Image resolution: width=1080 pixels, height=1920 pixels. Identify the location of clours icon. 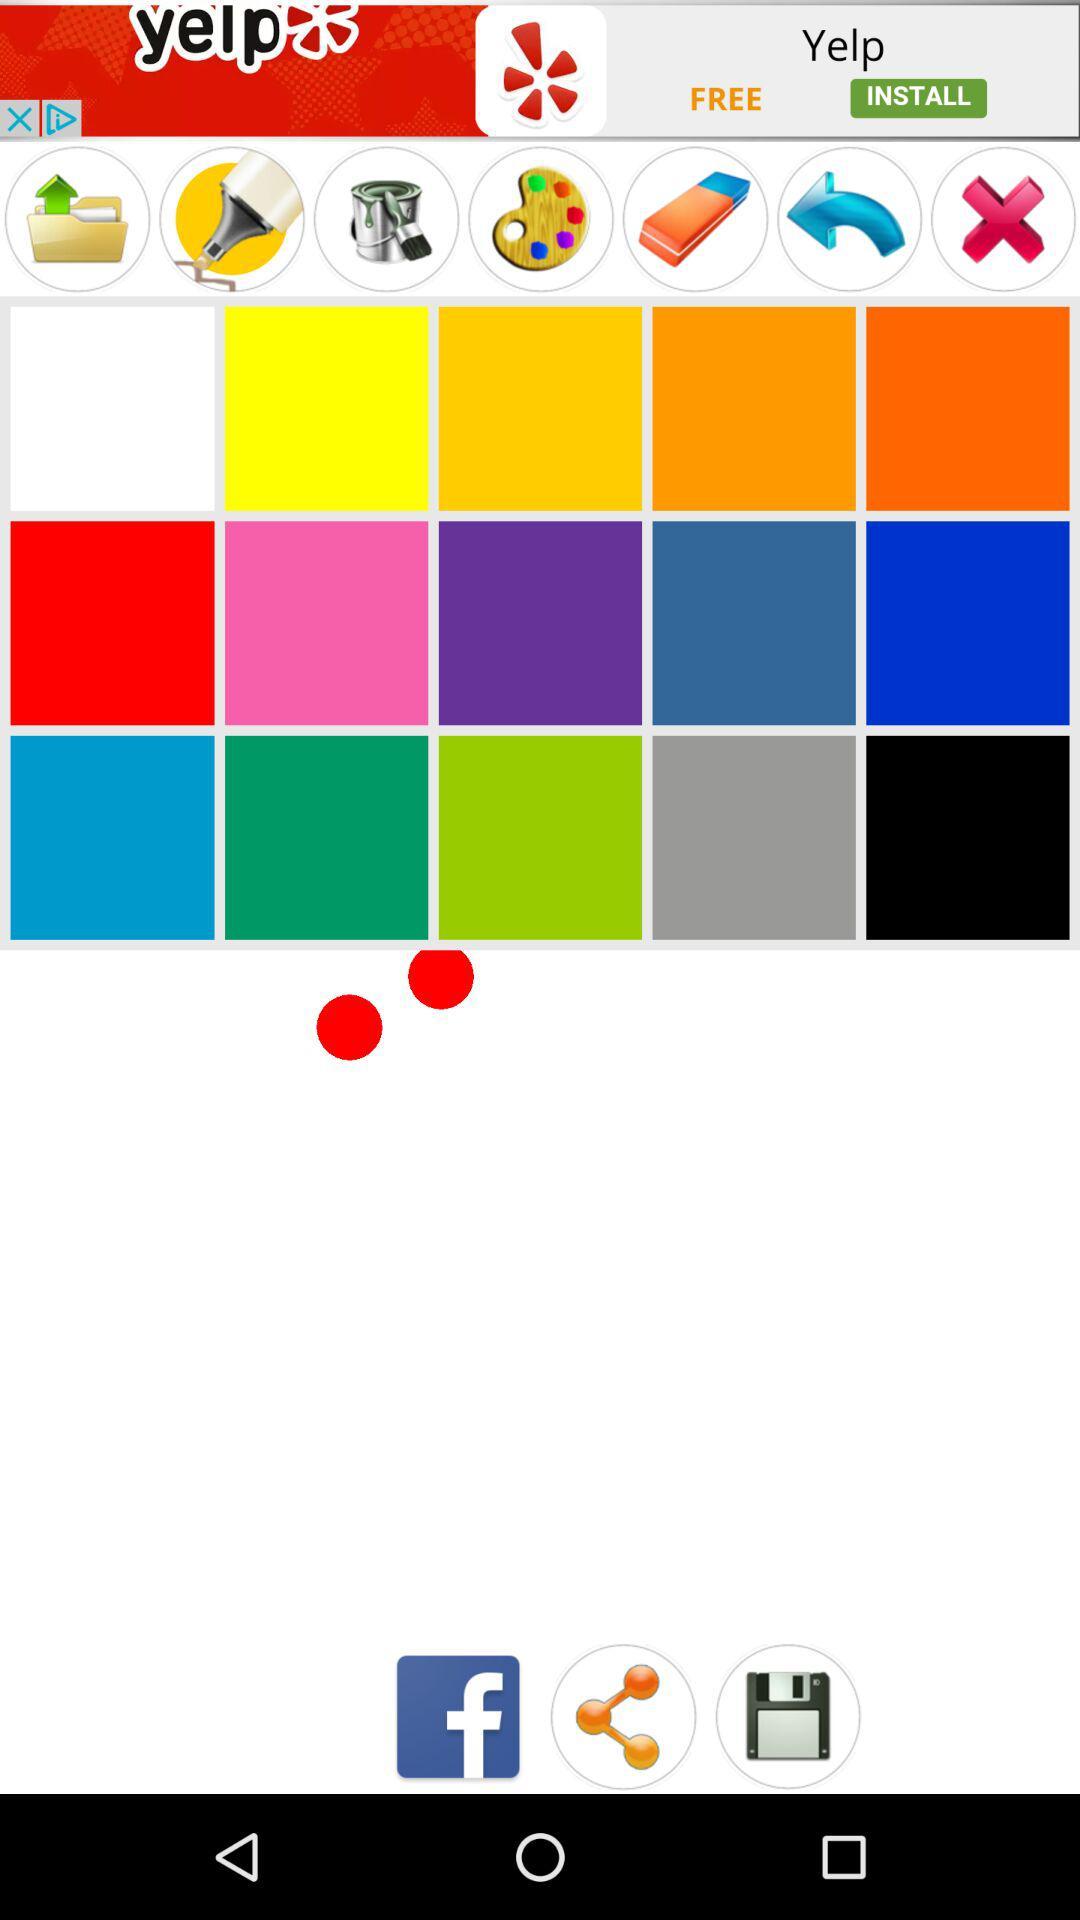
(540, 622).